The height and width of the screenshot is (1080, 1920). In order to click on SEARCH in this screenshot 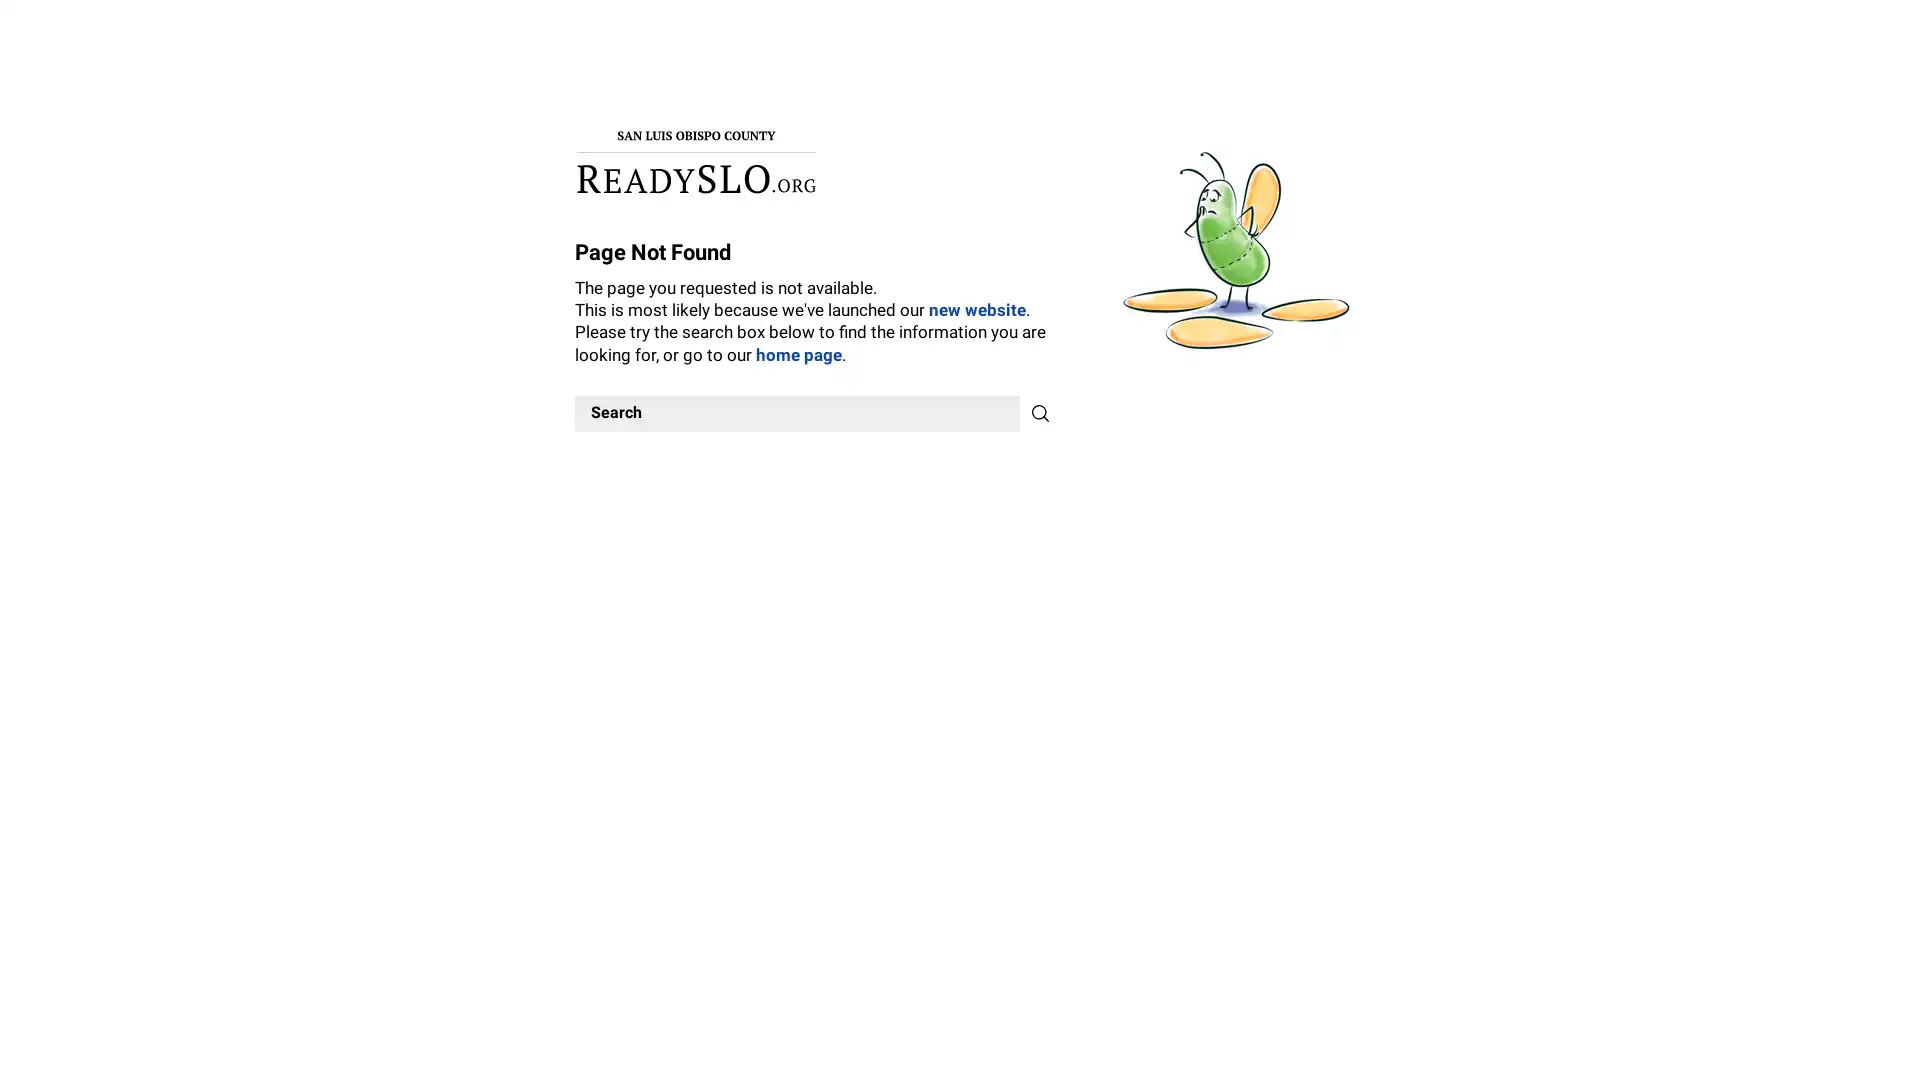, I will do `click(1040, 411)`.